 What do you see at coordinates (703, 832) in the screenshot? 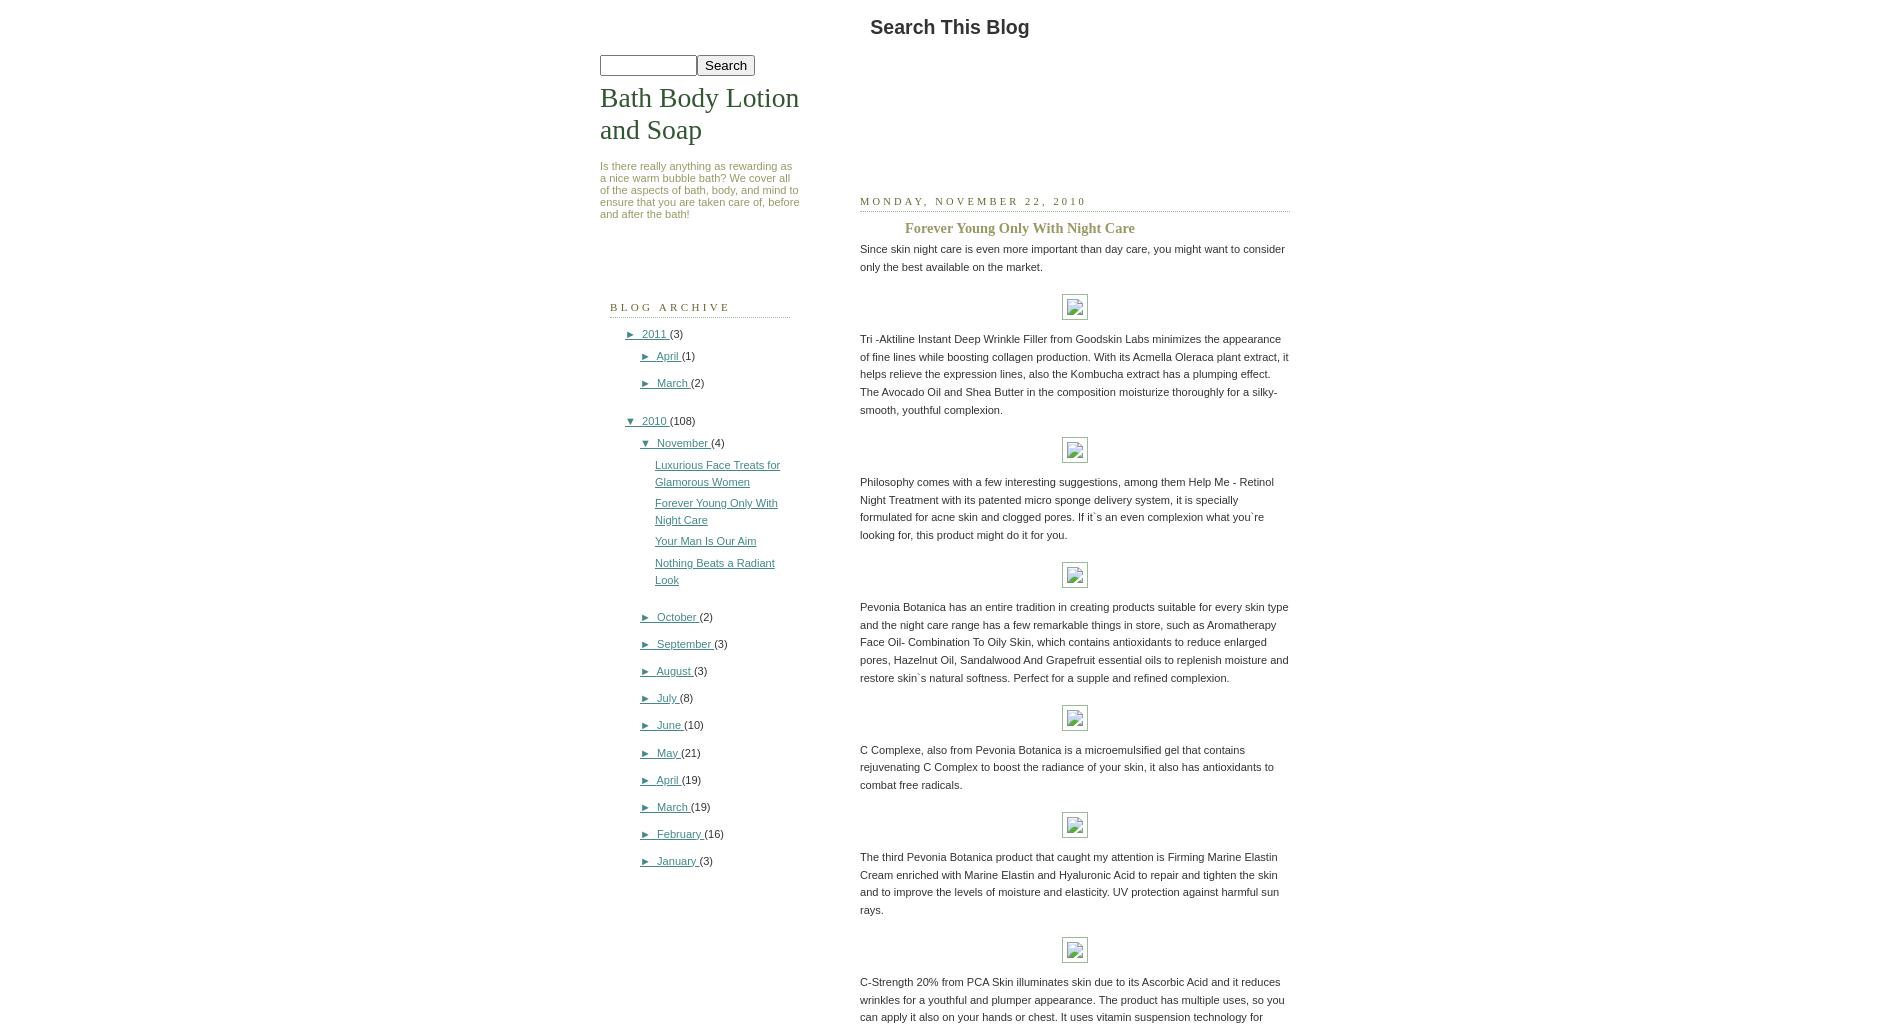
I see `'(16)'` at bounding box center [703, 832].